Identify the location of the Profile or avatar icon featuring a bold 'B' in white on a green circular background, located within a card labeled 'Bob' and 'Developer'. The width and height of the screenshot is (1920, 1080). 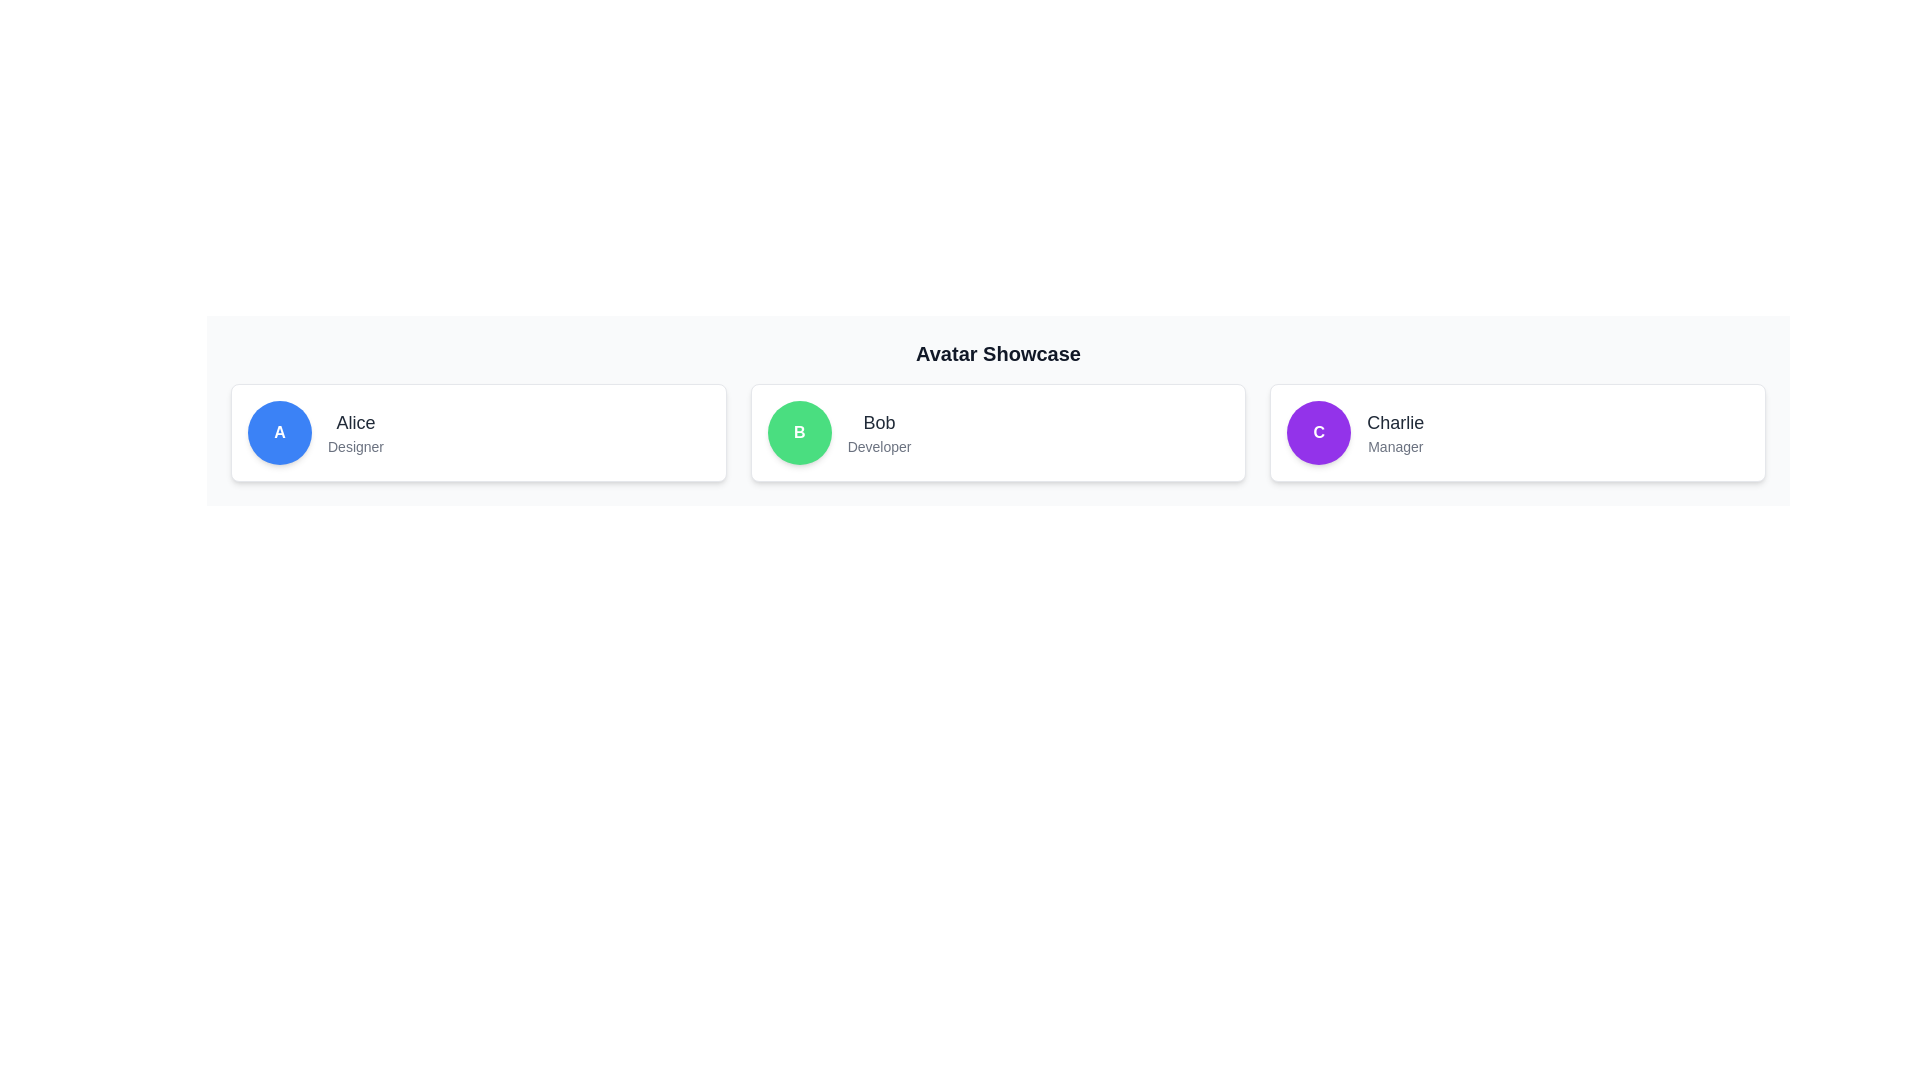
(798, 431).